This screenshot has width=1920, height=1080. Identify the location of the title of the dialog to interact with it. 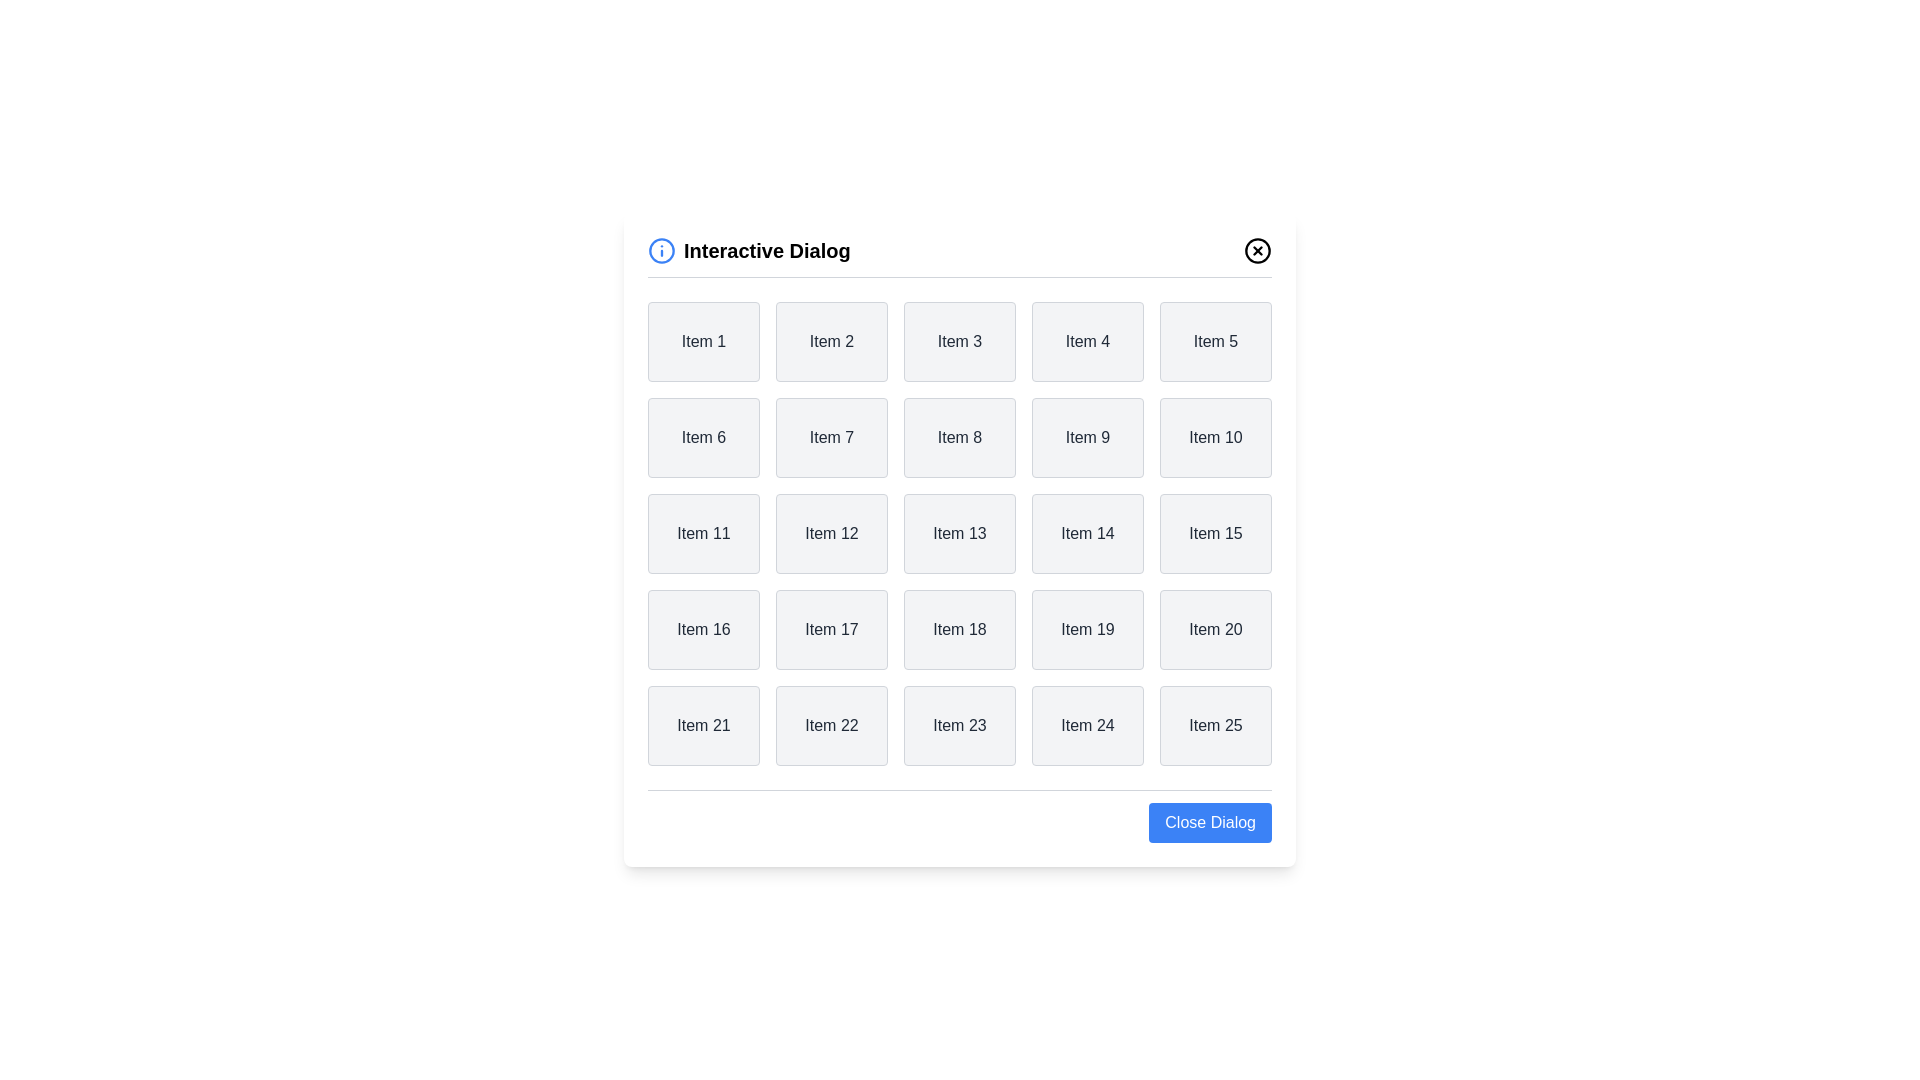
(747, 249).